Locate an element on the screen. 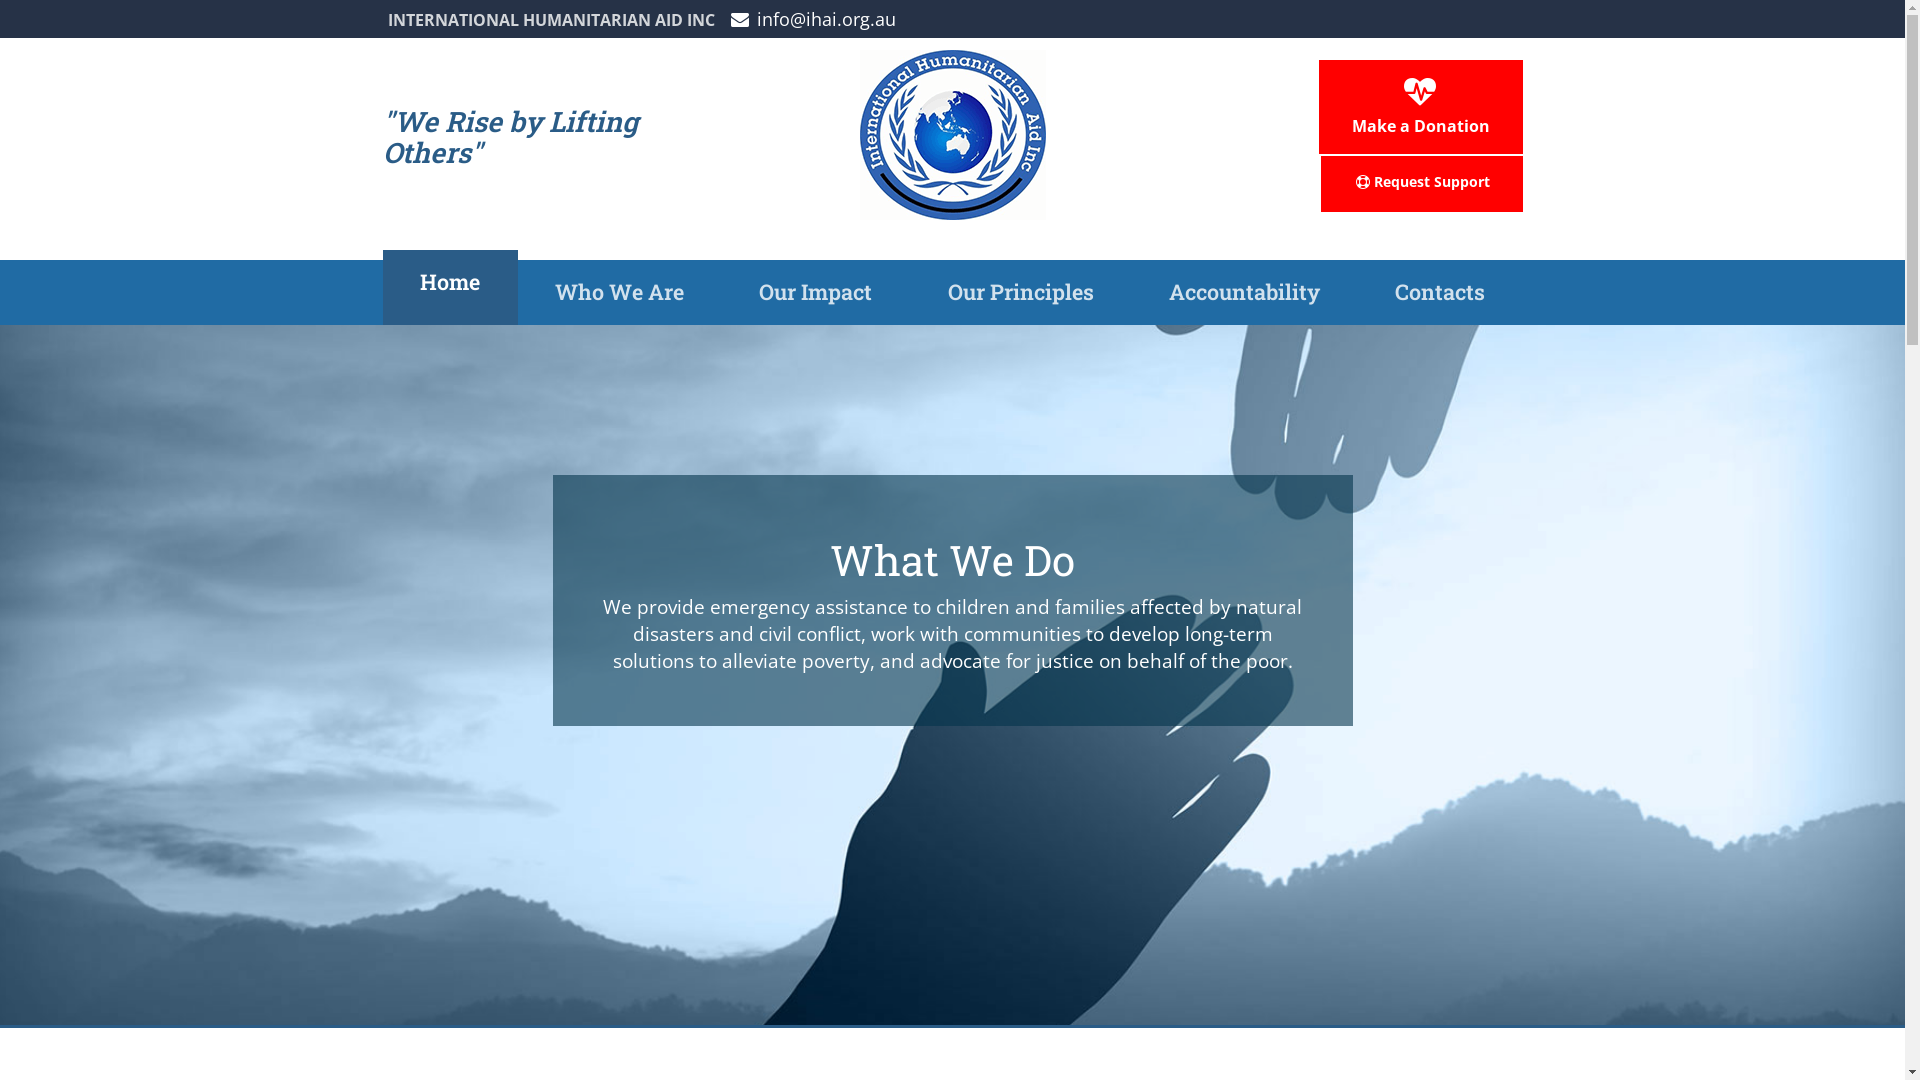 This screenshot has width=1920, height=1080. 'Our Principles' is located at coordinates (169, 284).